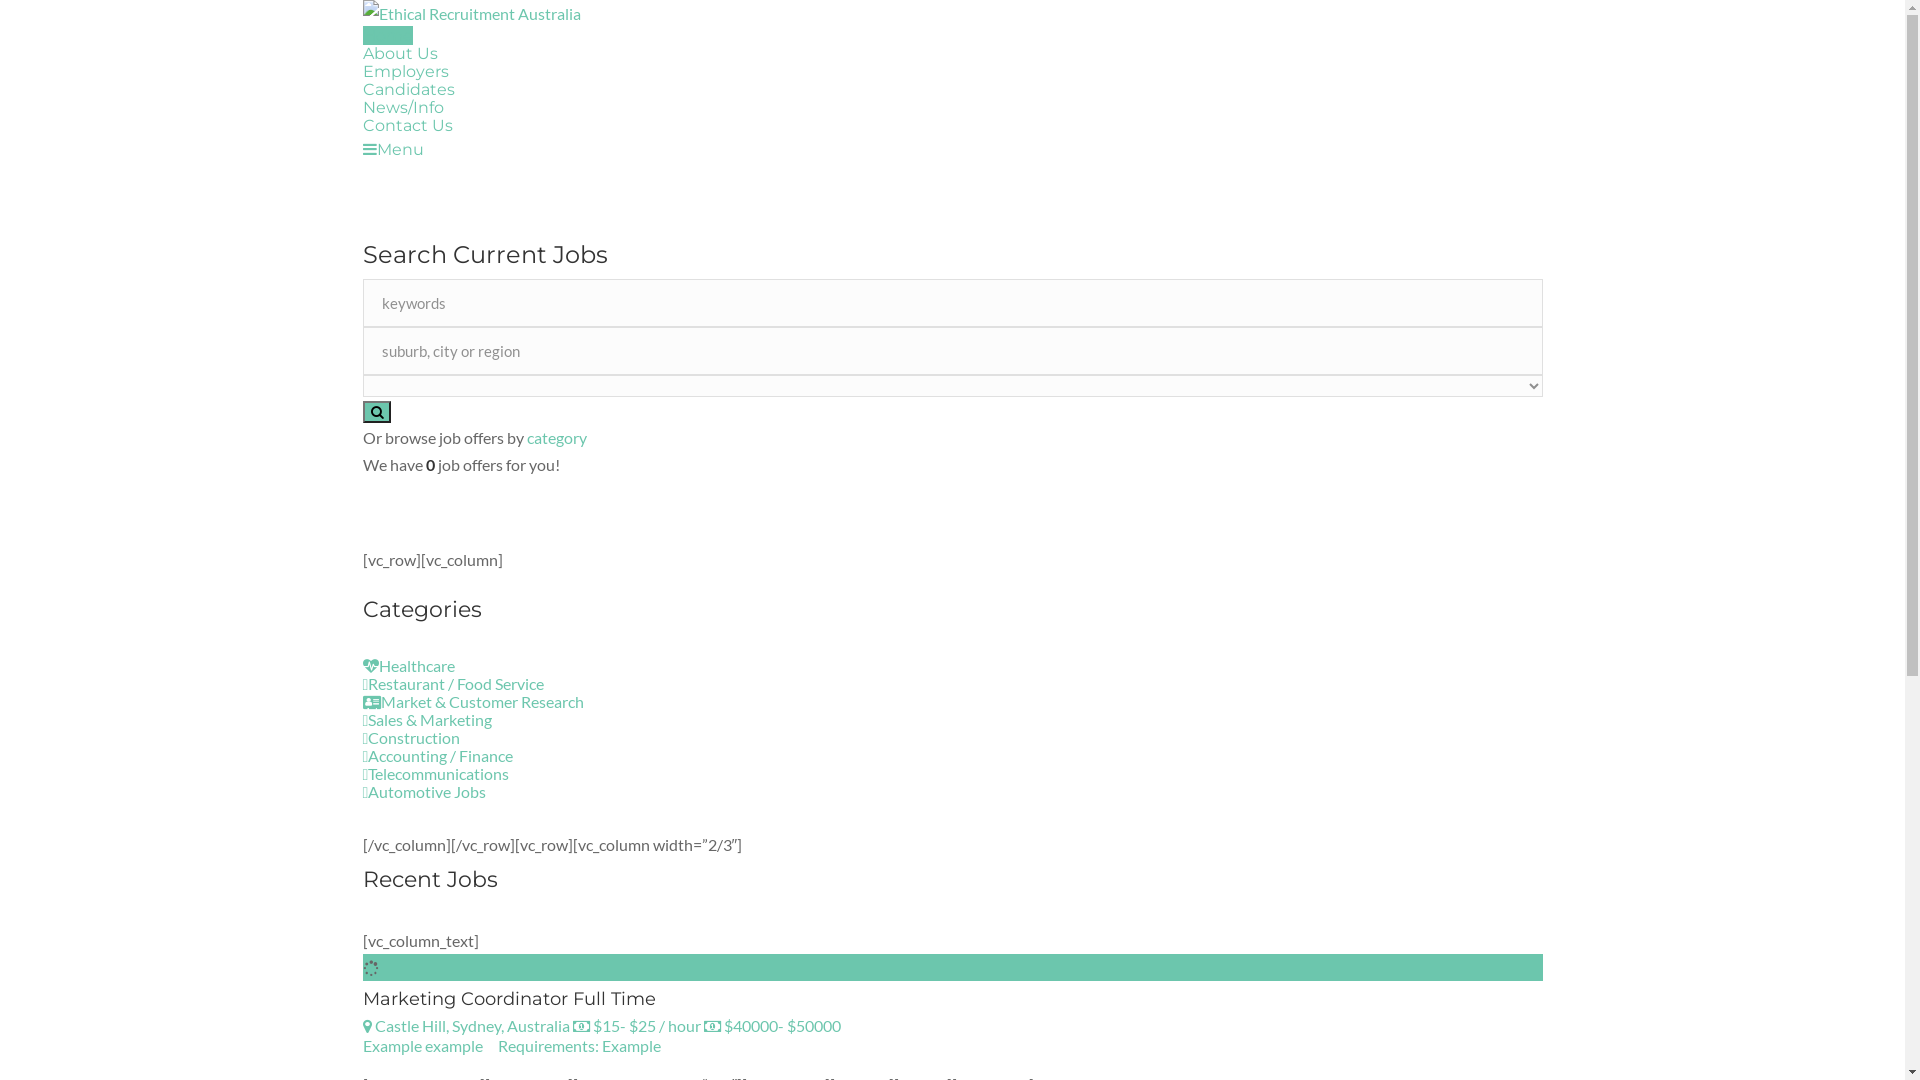  What do you see at coordinates (399, 52) in the screenshot?
I see `'About Us'` at bounding box center [399, 52].